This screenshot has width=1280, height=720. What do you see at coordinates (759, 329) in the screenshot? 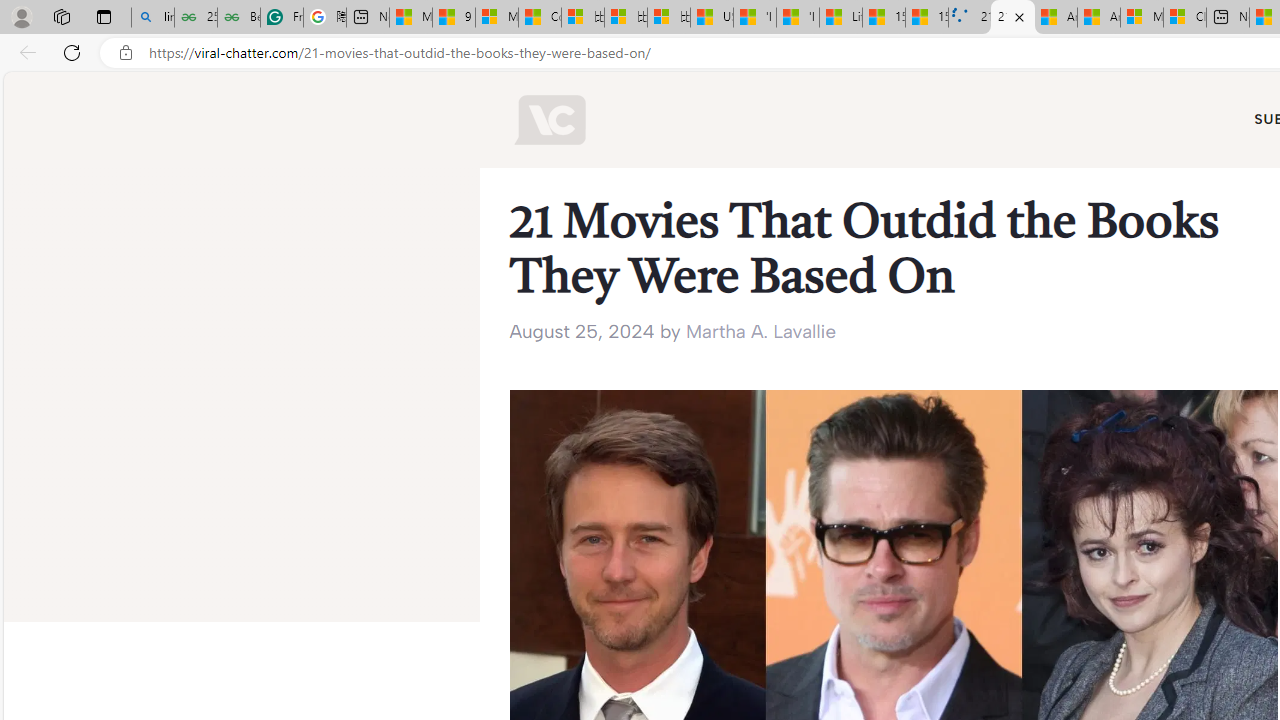
I see `'Martha A. Lavallie'` at bounding box center [759, 329].